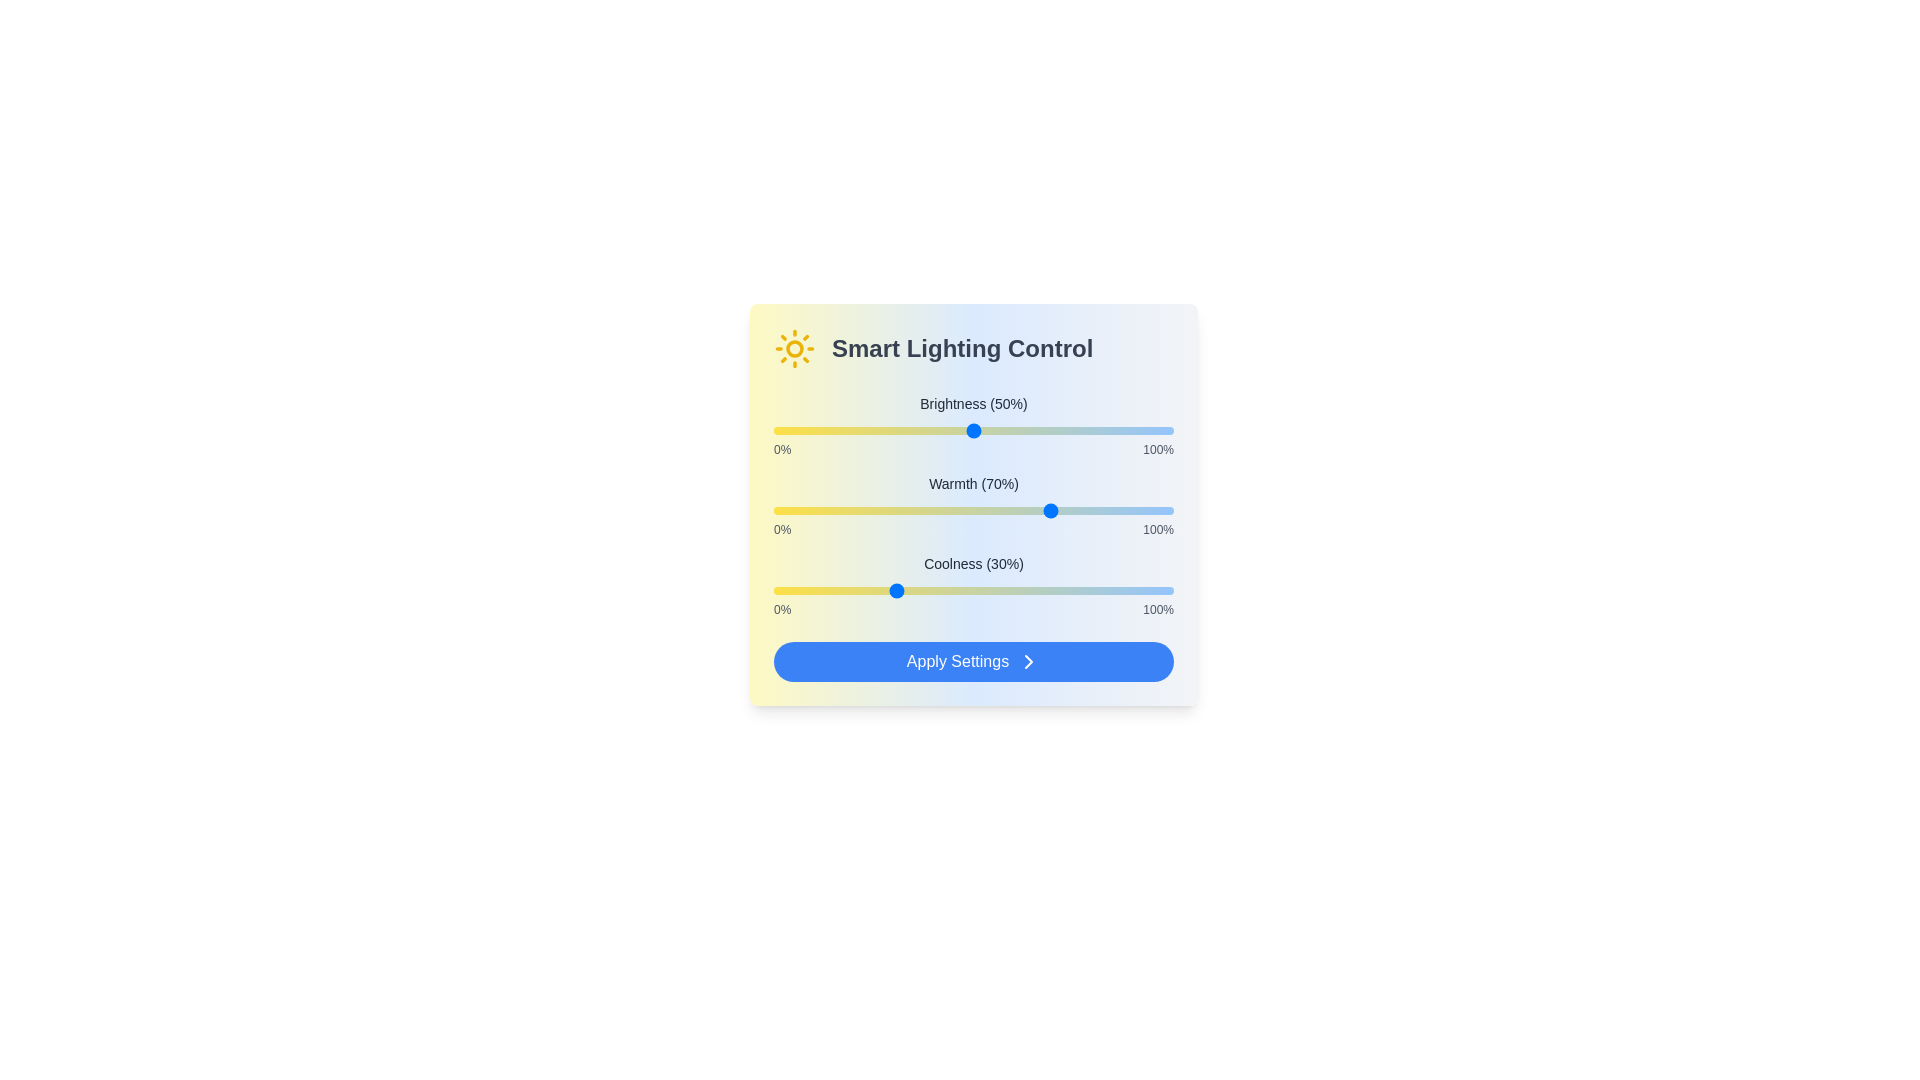  What do you see at coordinates (1093, 430) in the screenshot?
I see `the brightness slider to 80%` at bounding box center [1093, 430].